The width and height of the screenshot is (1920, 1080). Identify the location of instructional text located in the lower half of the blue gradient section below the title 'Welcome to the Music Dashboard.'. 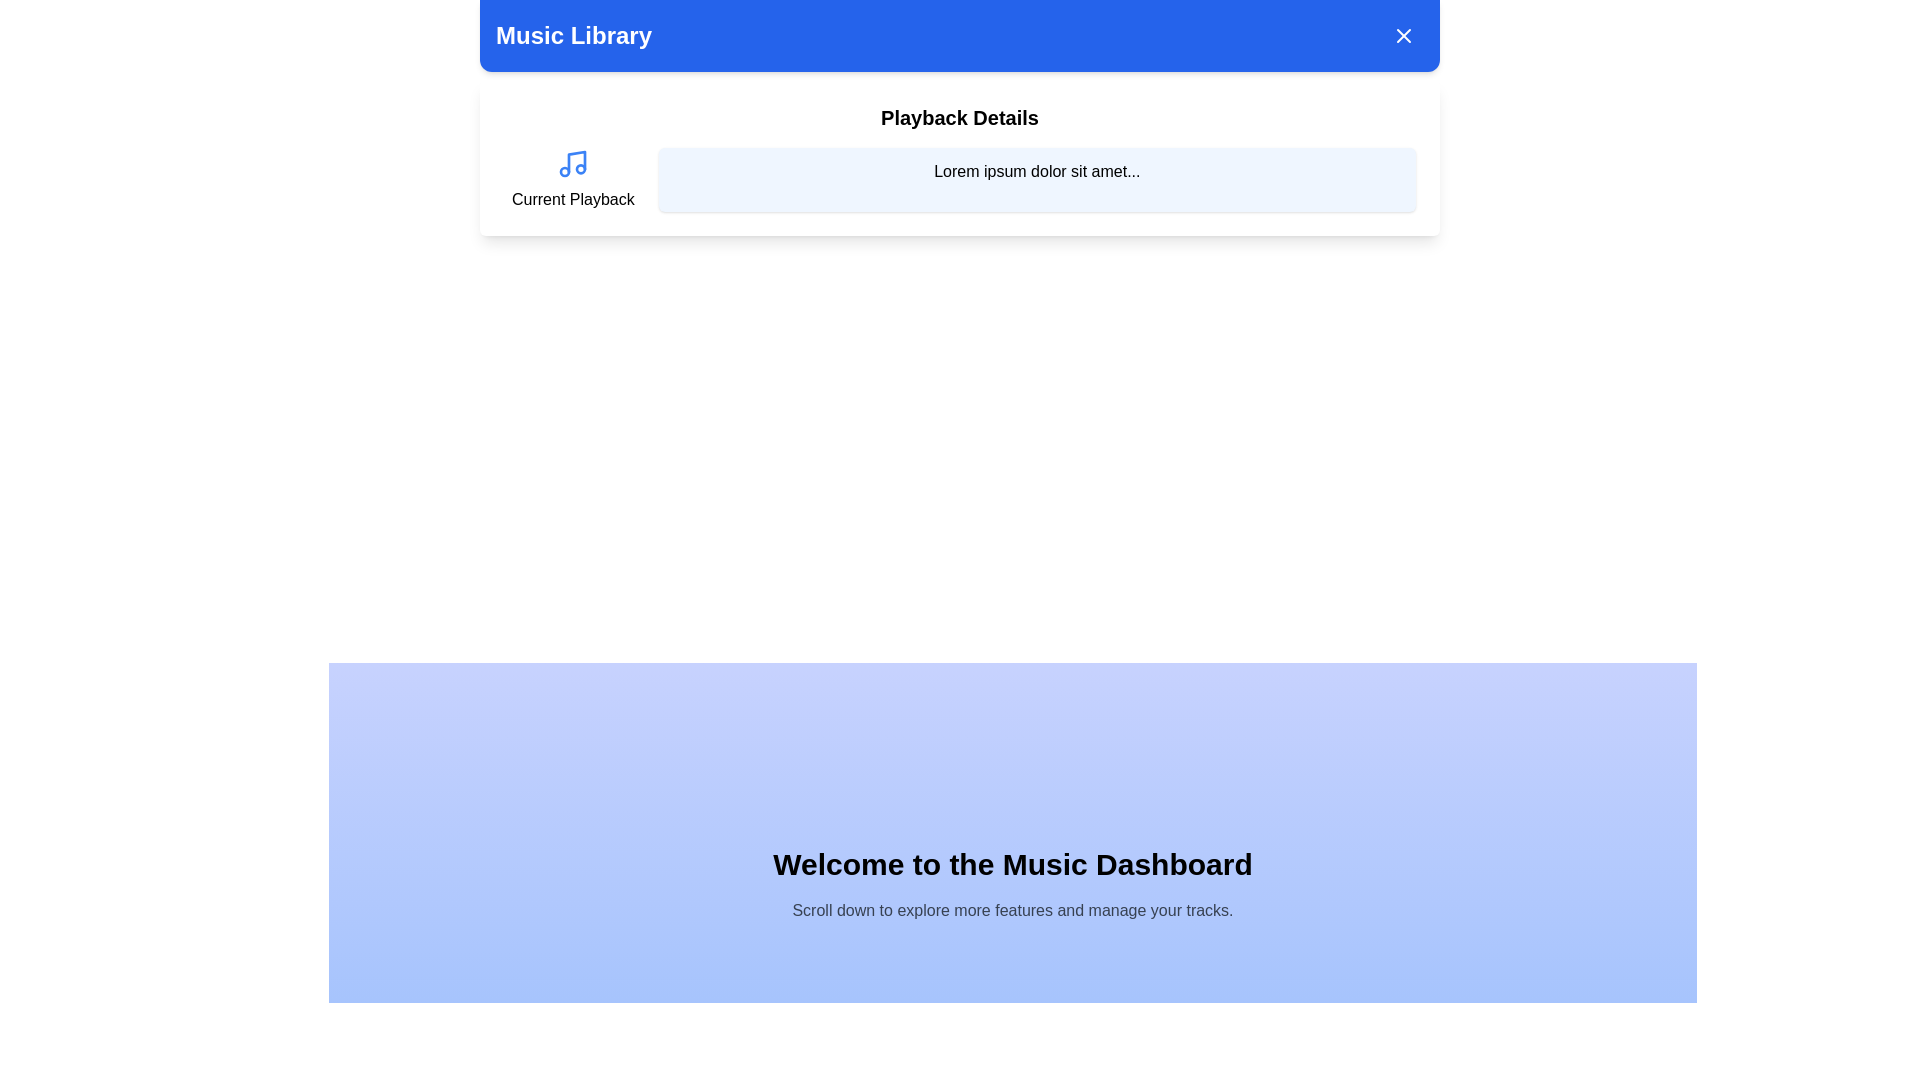
(1012, 910).